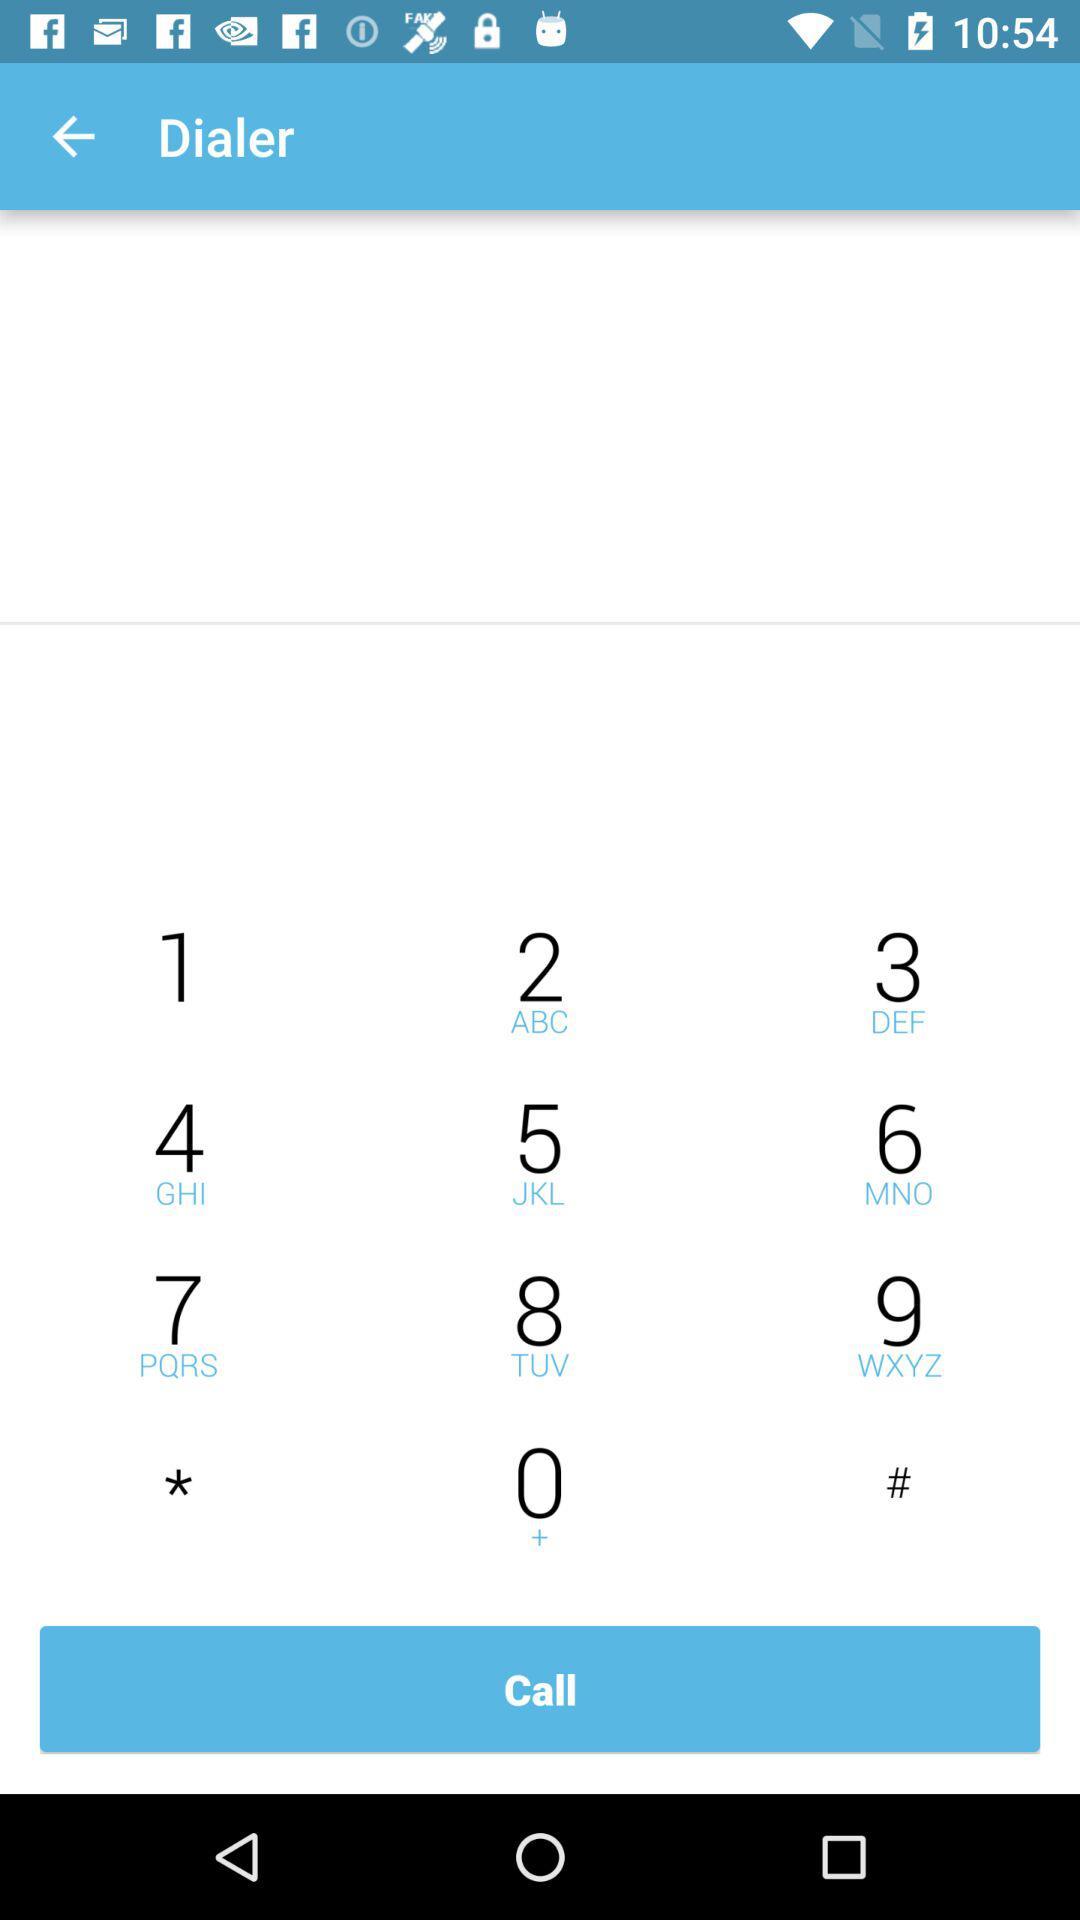 This screenshot has width=1080, height=1920. What do you see at coordinates (180, 982) in the screenshot?
I see `the info icon` at bounding box center [180, 982].